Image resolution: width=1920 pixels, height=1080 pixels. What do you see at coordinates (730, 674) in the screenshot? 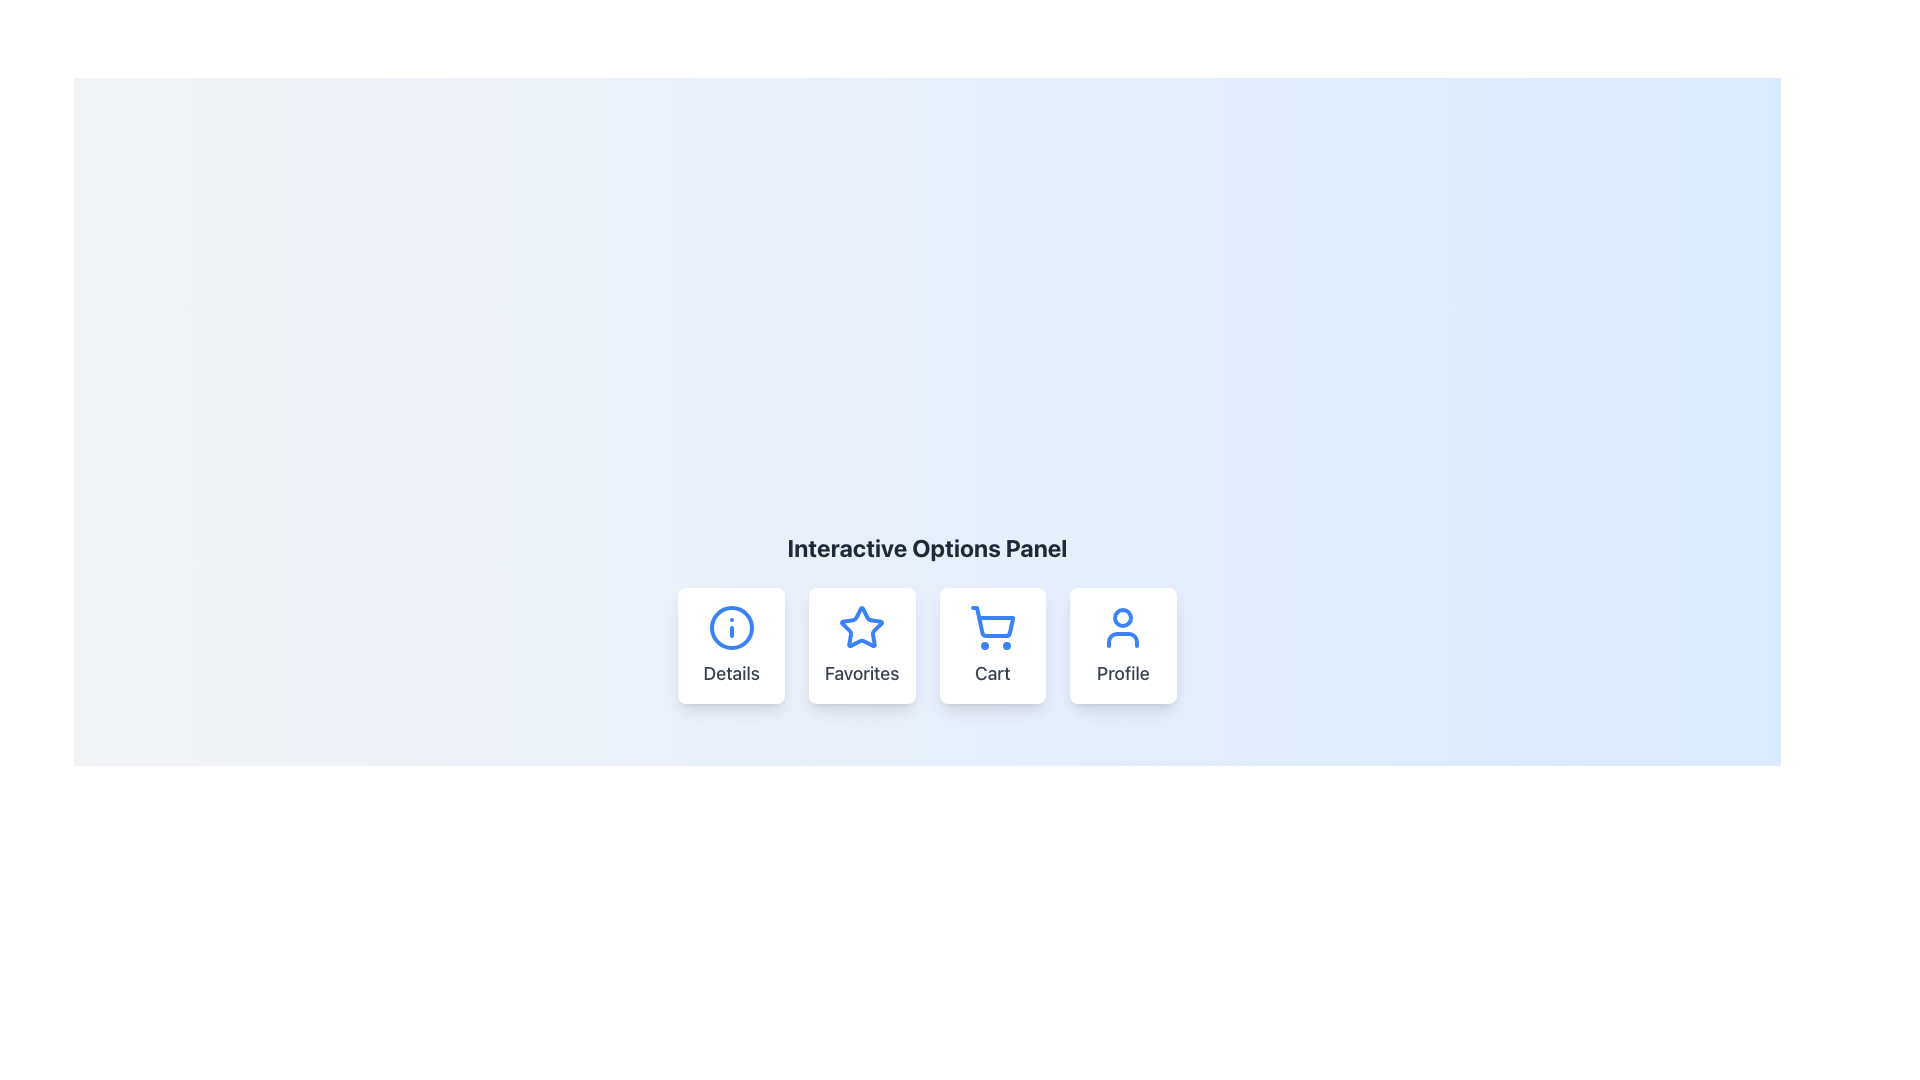
I see `the 'Details' text label, which is displayed in a medium-sized, dark gray font and is located beneath an information icon in a circular outline` at bounding box center [730, 674].